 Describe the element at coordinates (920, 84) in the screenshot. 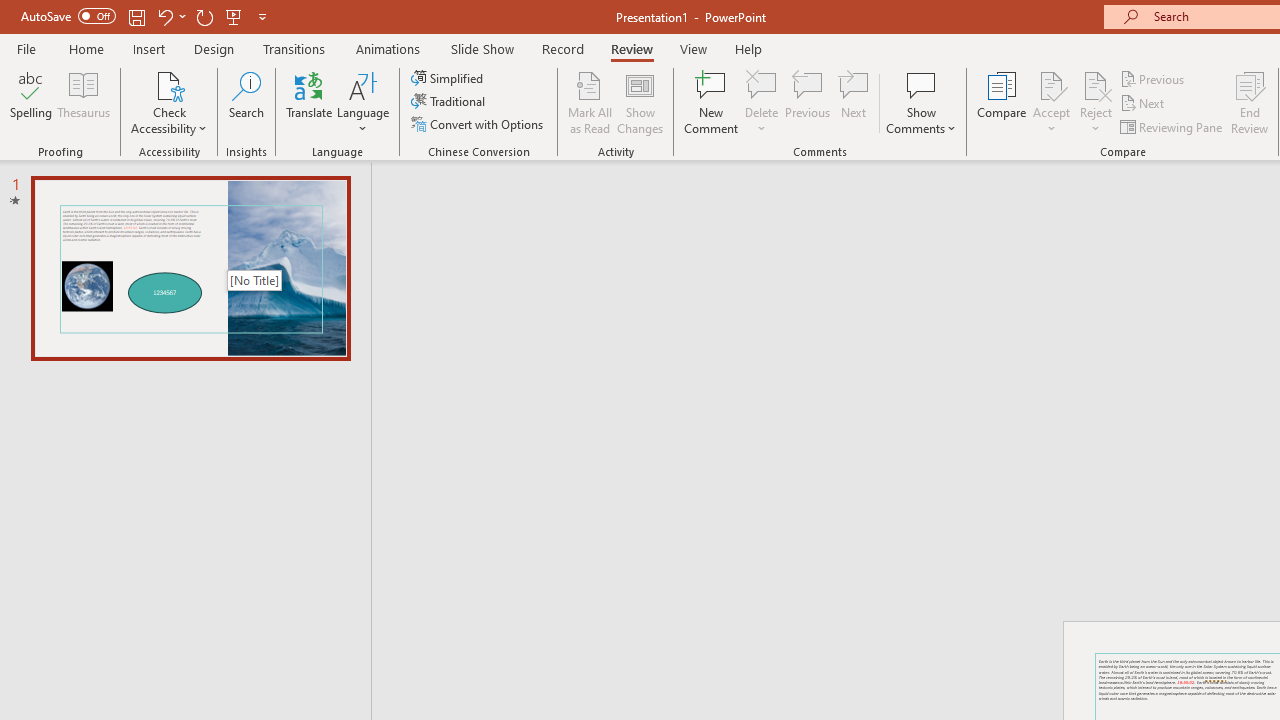

I see `'Show Comments'` at that location.